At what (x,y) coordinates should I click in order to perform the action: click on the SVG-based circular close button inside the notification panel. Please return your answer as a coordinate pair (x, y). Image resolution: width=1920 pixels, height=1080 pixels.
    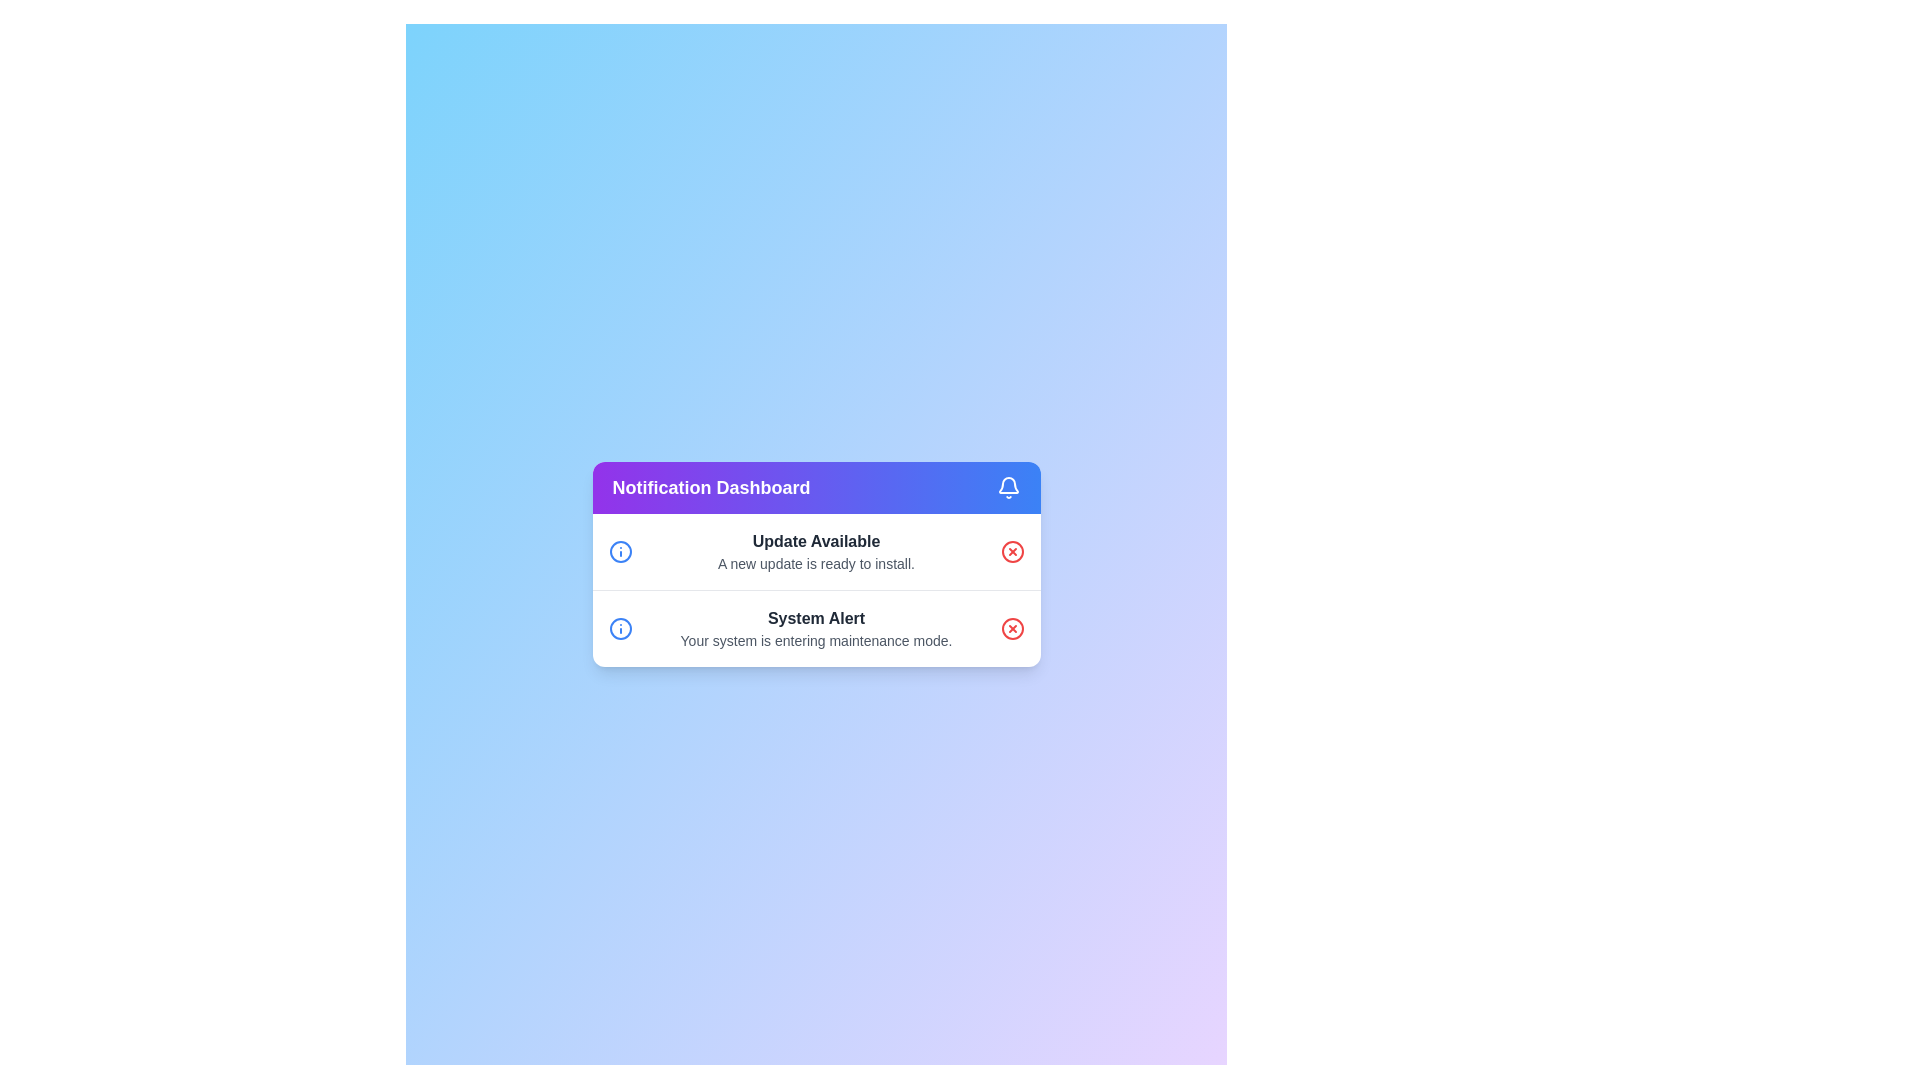
    Looking at the image, I should click on (1012, 551).